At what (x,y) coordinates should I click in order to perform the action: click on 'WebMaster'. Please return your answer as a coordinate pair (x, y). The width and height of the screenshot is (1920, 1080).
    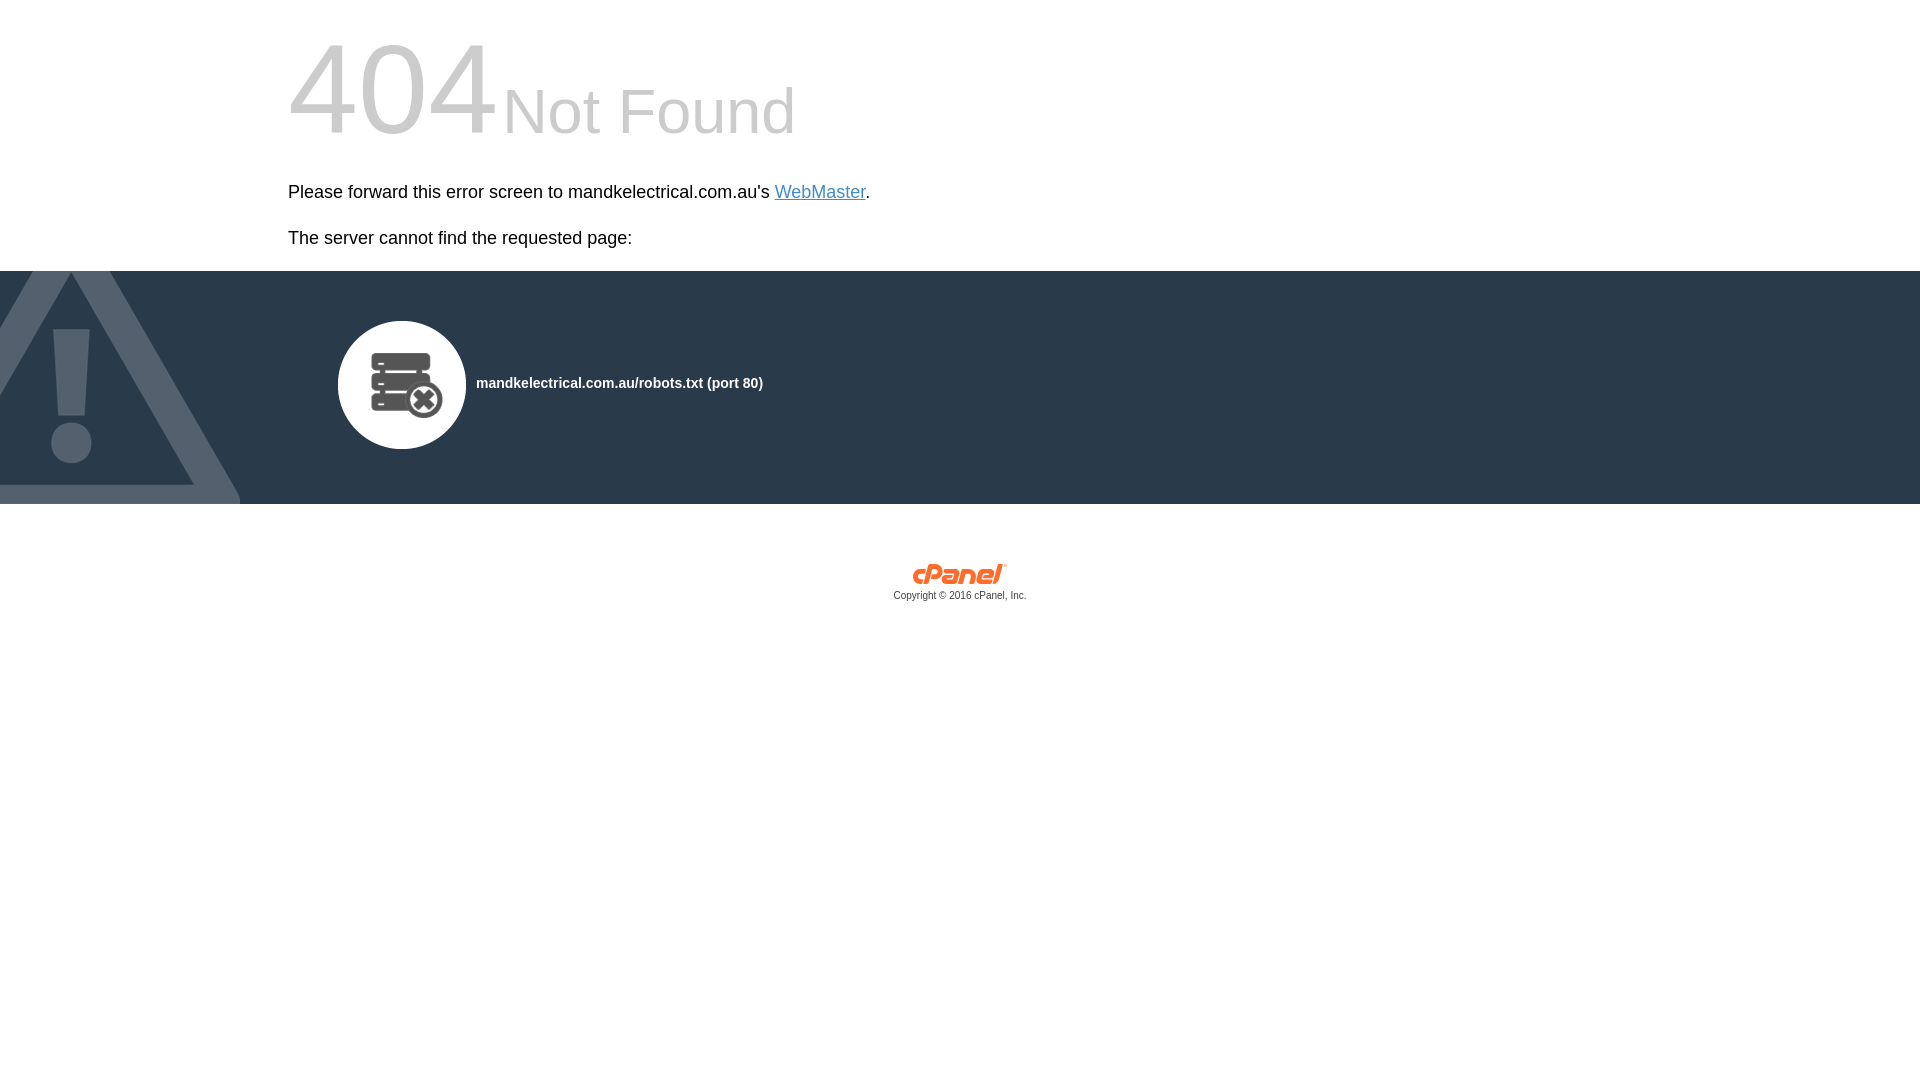
    Looking at the image, I should click on (820, 192).